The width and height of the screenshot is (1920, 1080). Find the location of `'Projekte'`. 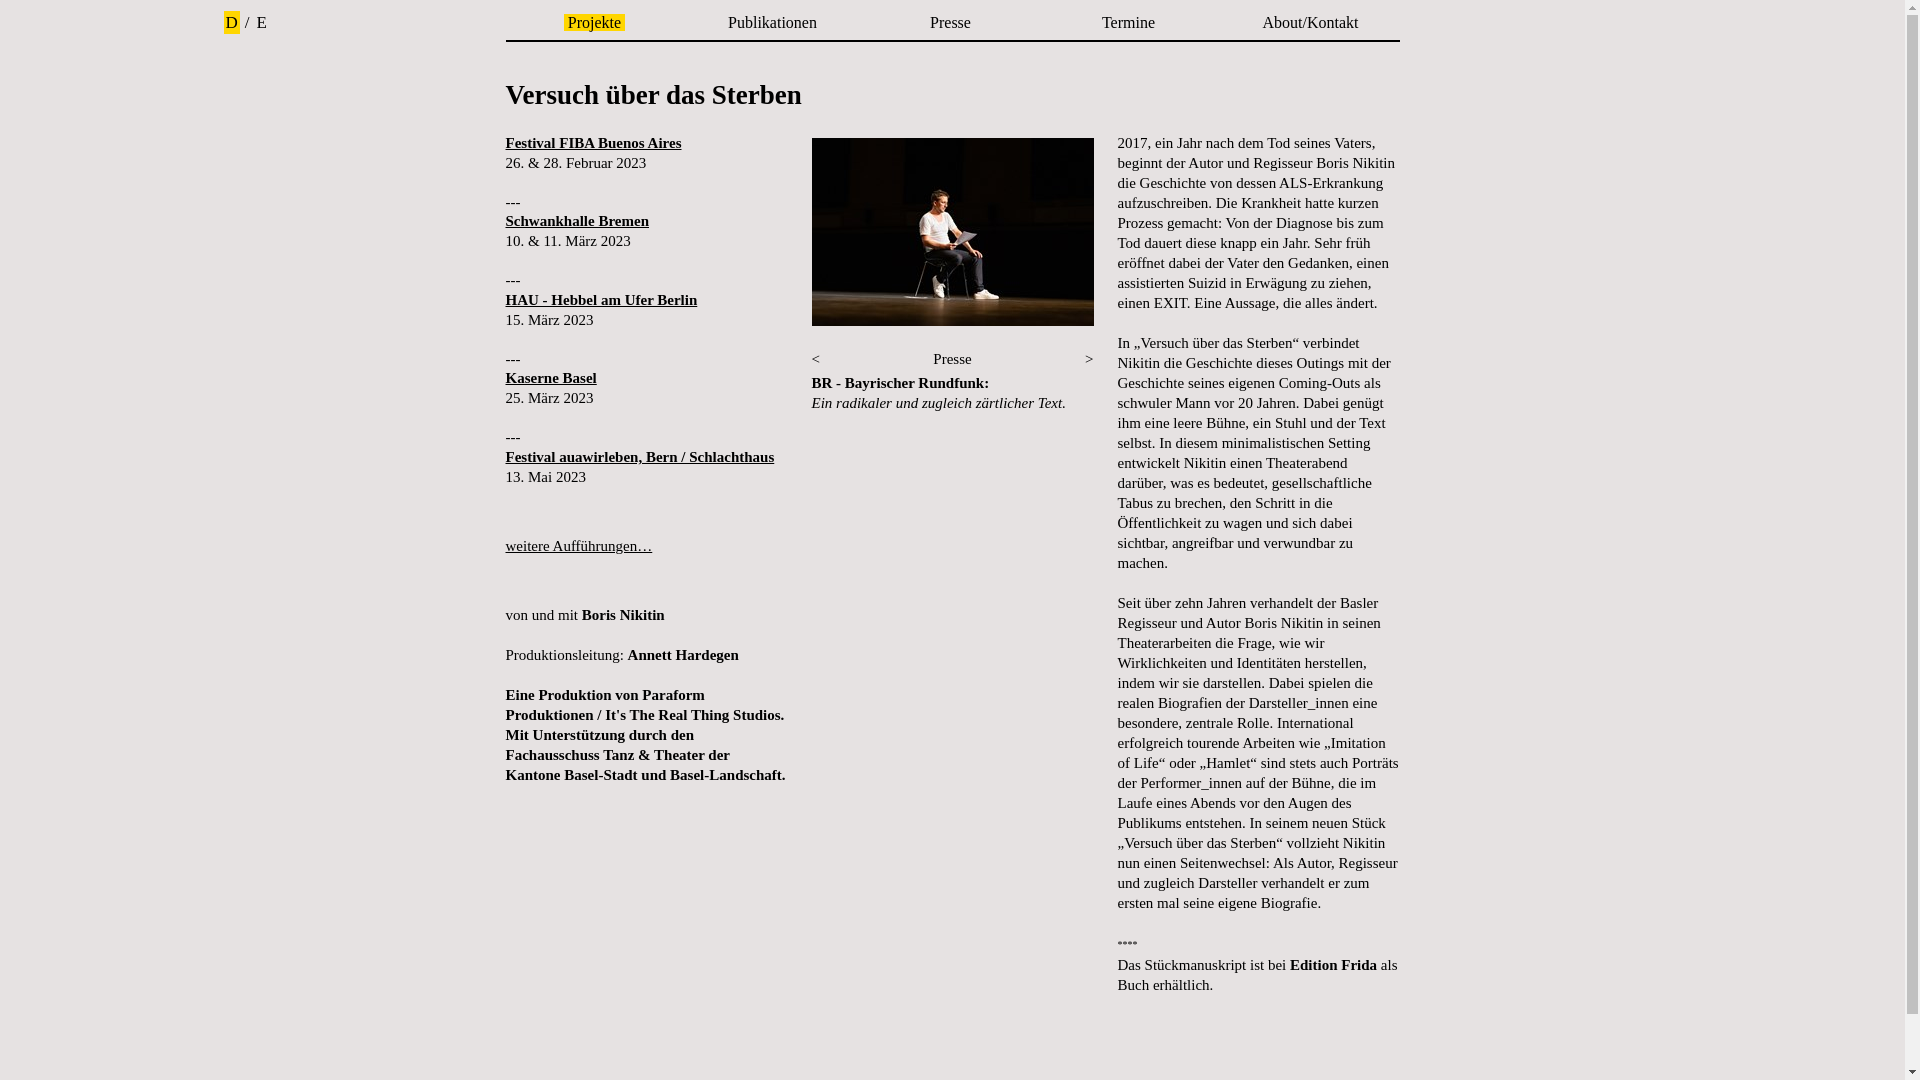

'Projekte' is located at coordinates (593, 22).